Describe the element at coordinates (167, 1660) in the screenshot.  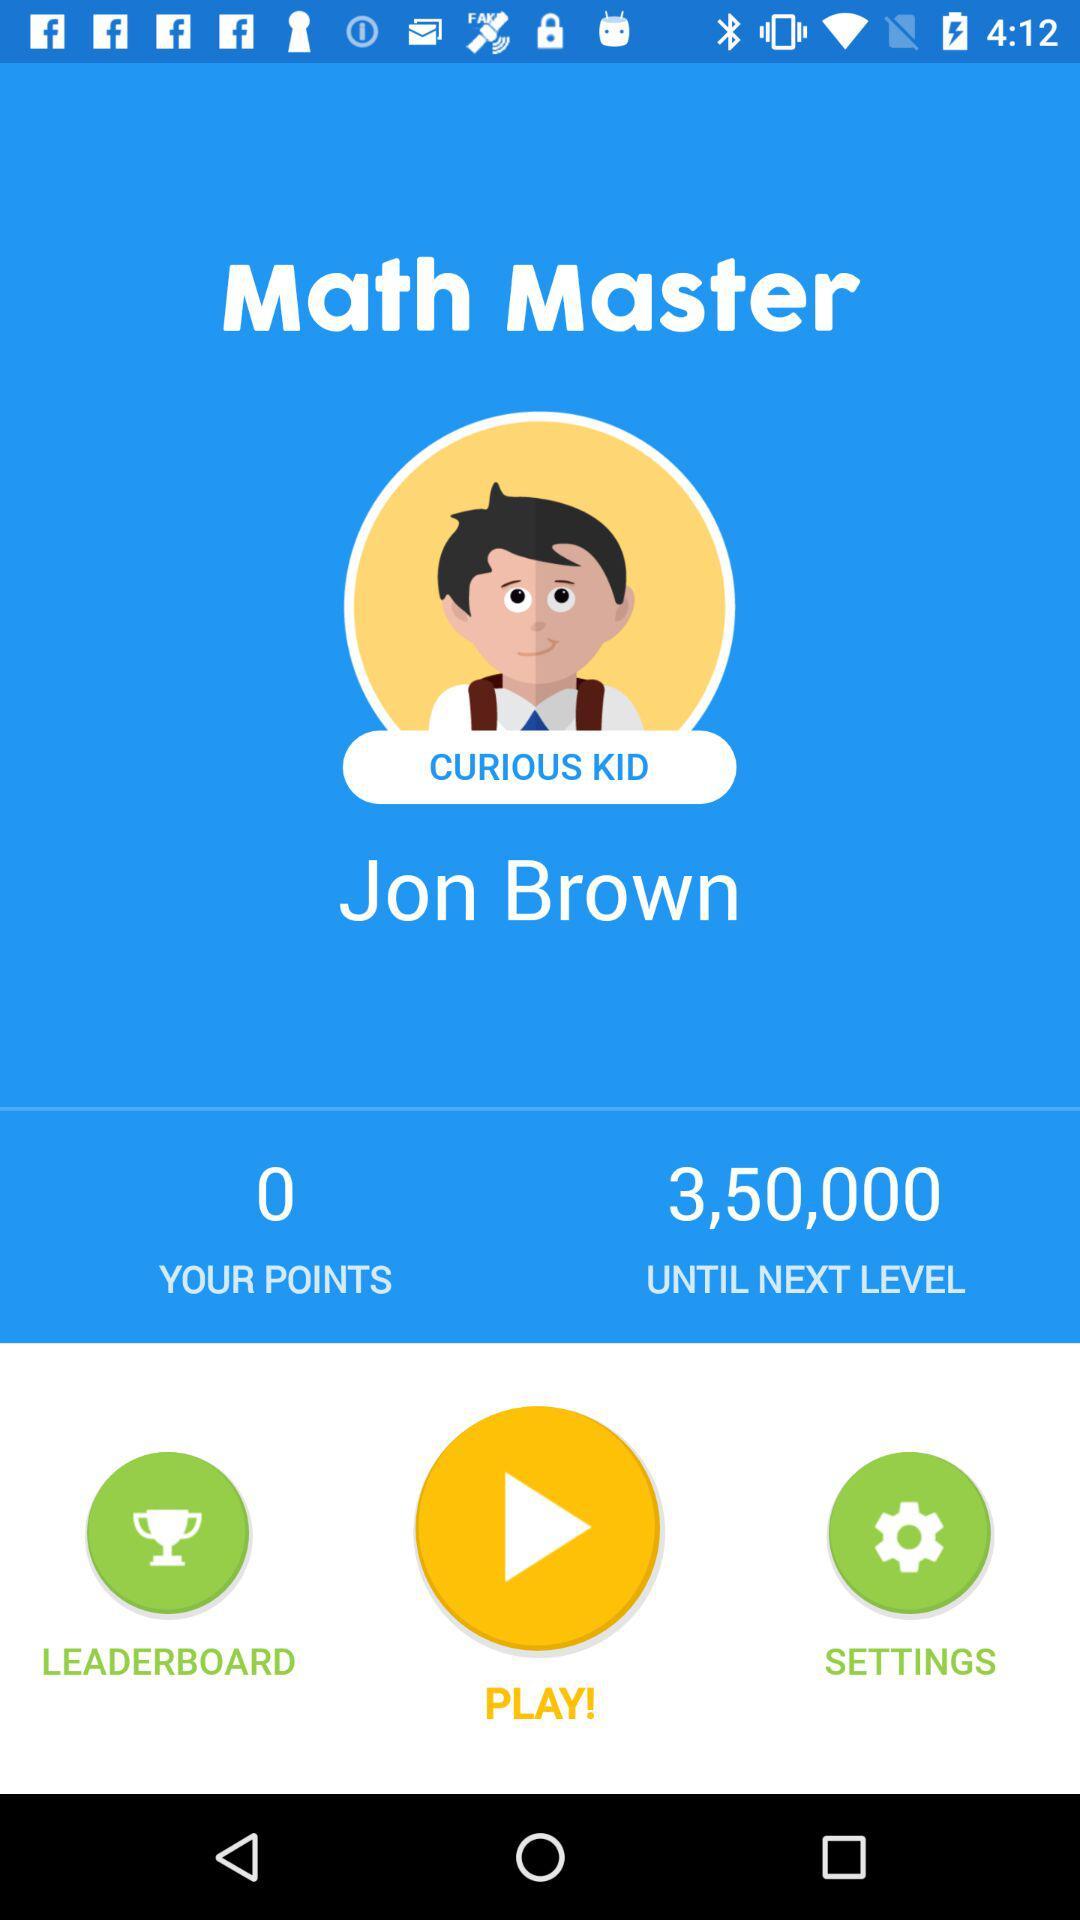
I see `leaderboard item` at that location.